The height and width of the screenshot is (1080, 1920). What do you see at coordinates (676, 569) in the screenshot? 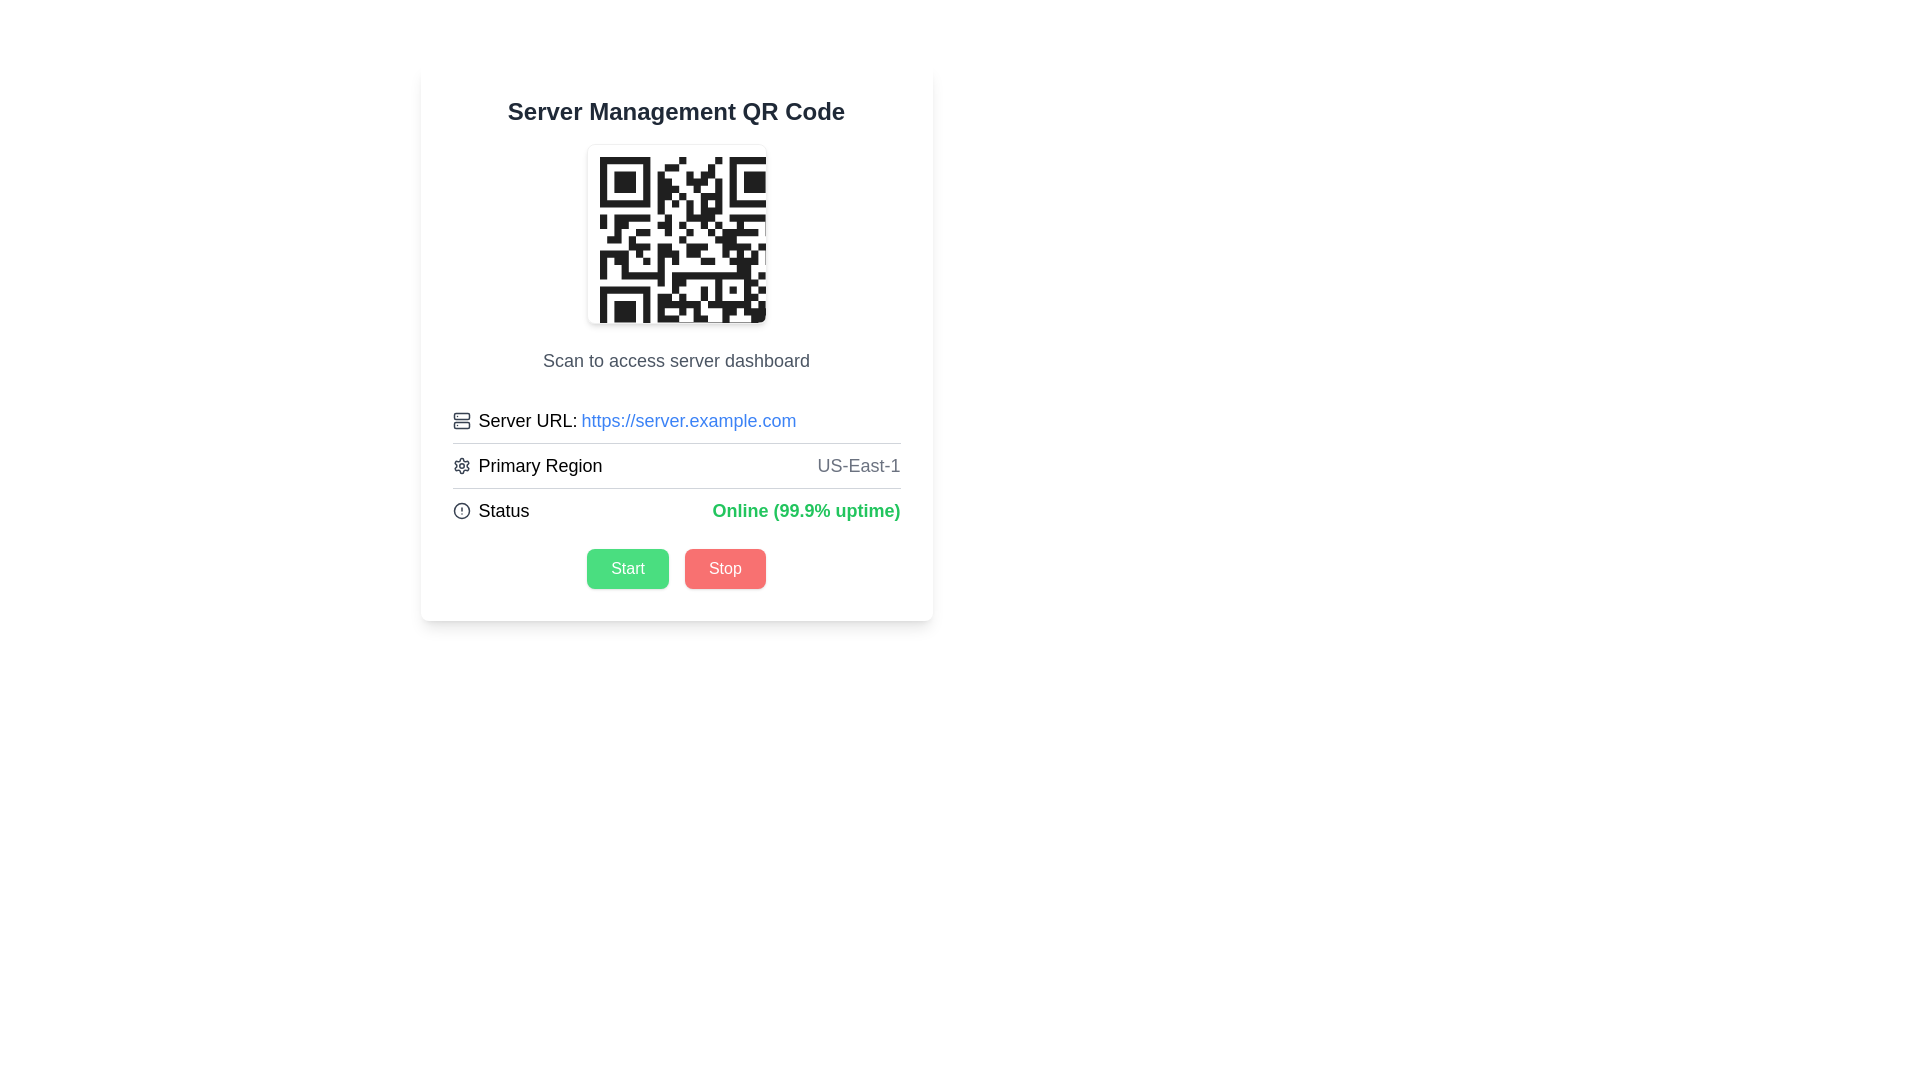
I see `the 'Stop' button in the Button Group located at the bottom of the 'Server Management QR Code' card, directly below the status section that displays 'Online (99.9% uptime)'` at bounding box center [676, 569].